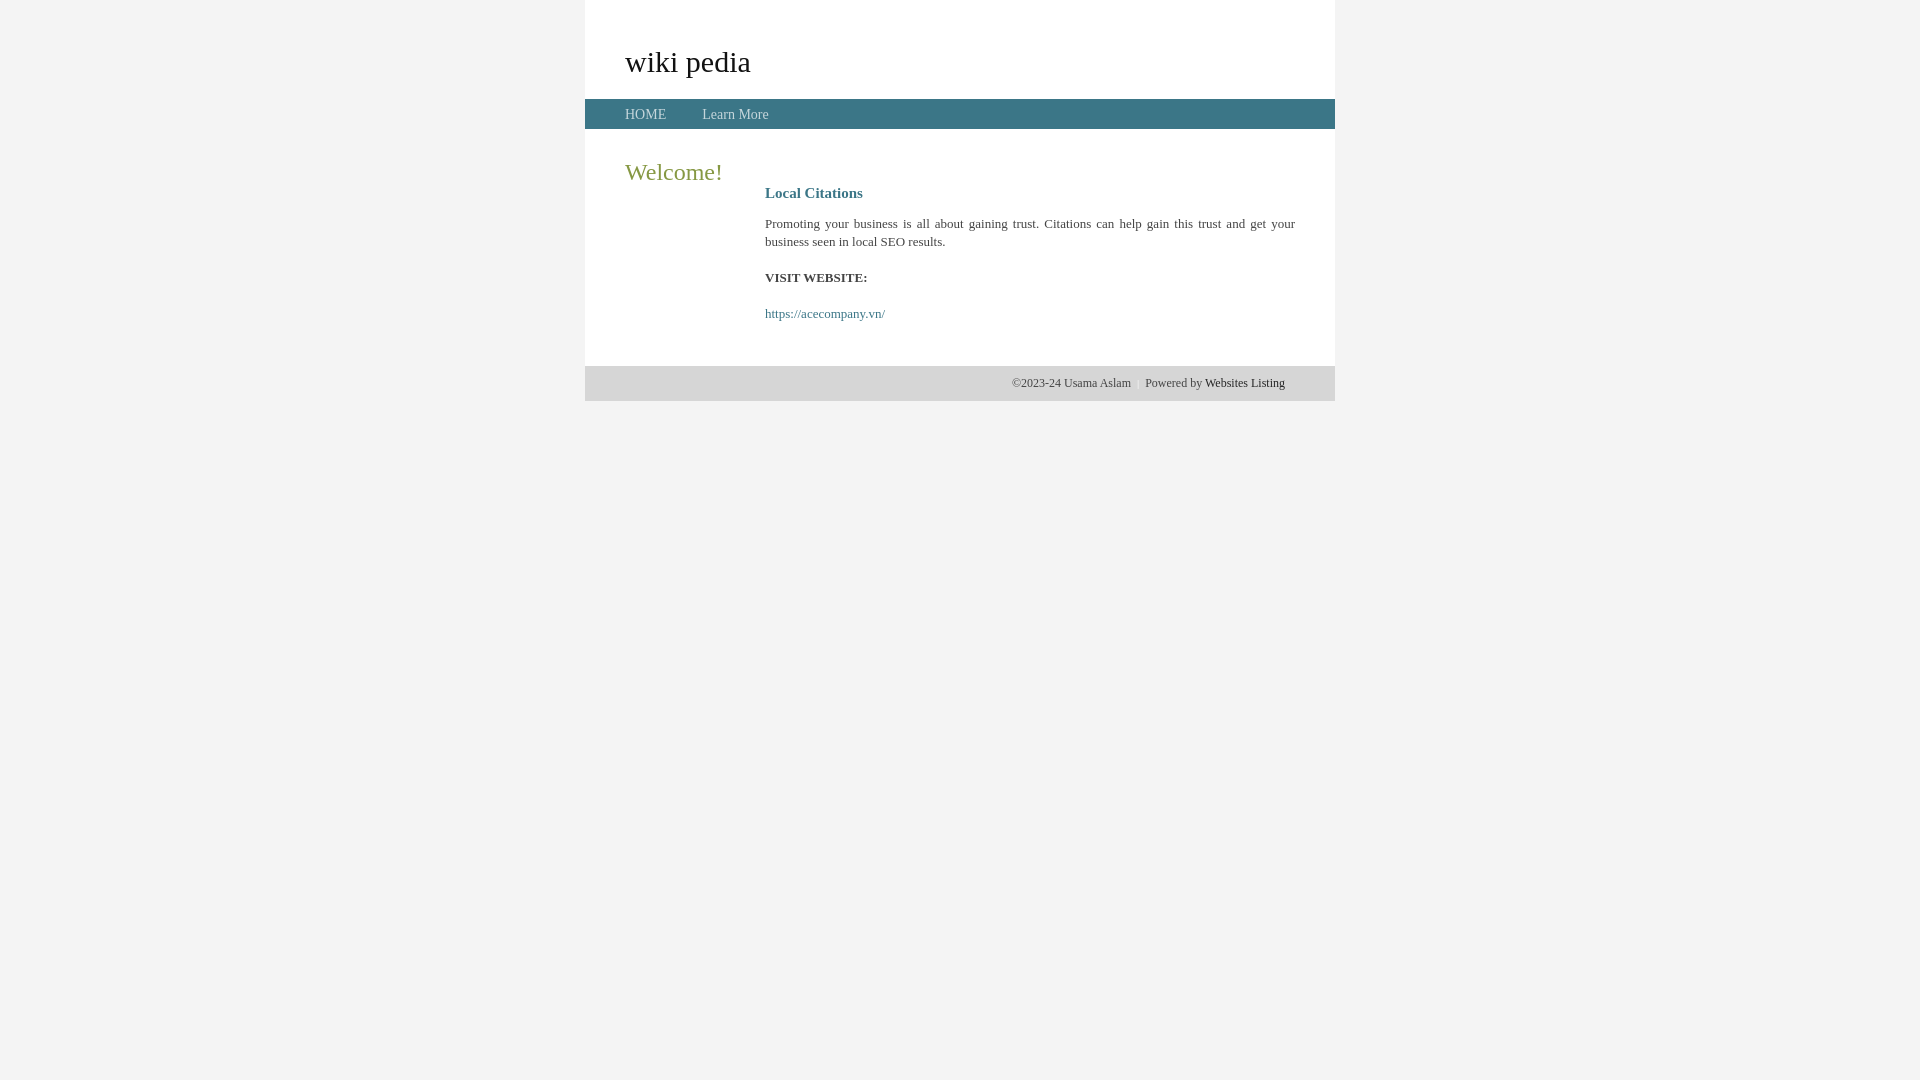 This screenshot has width=1920, height=1080. I want to click on 'Websites Listing', so click(1243, 382).